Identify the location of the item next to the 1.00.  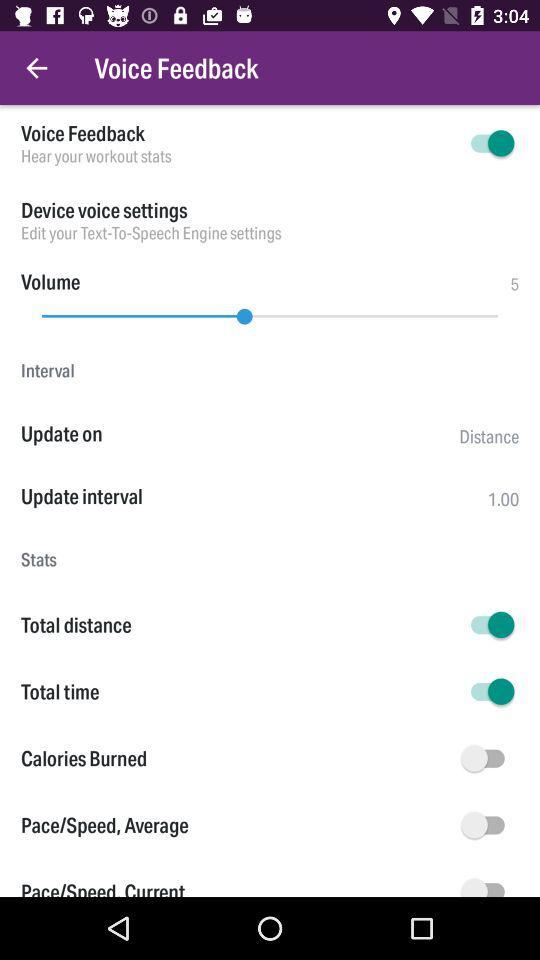
(254, 495).